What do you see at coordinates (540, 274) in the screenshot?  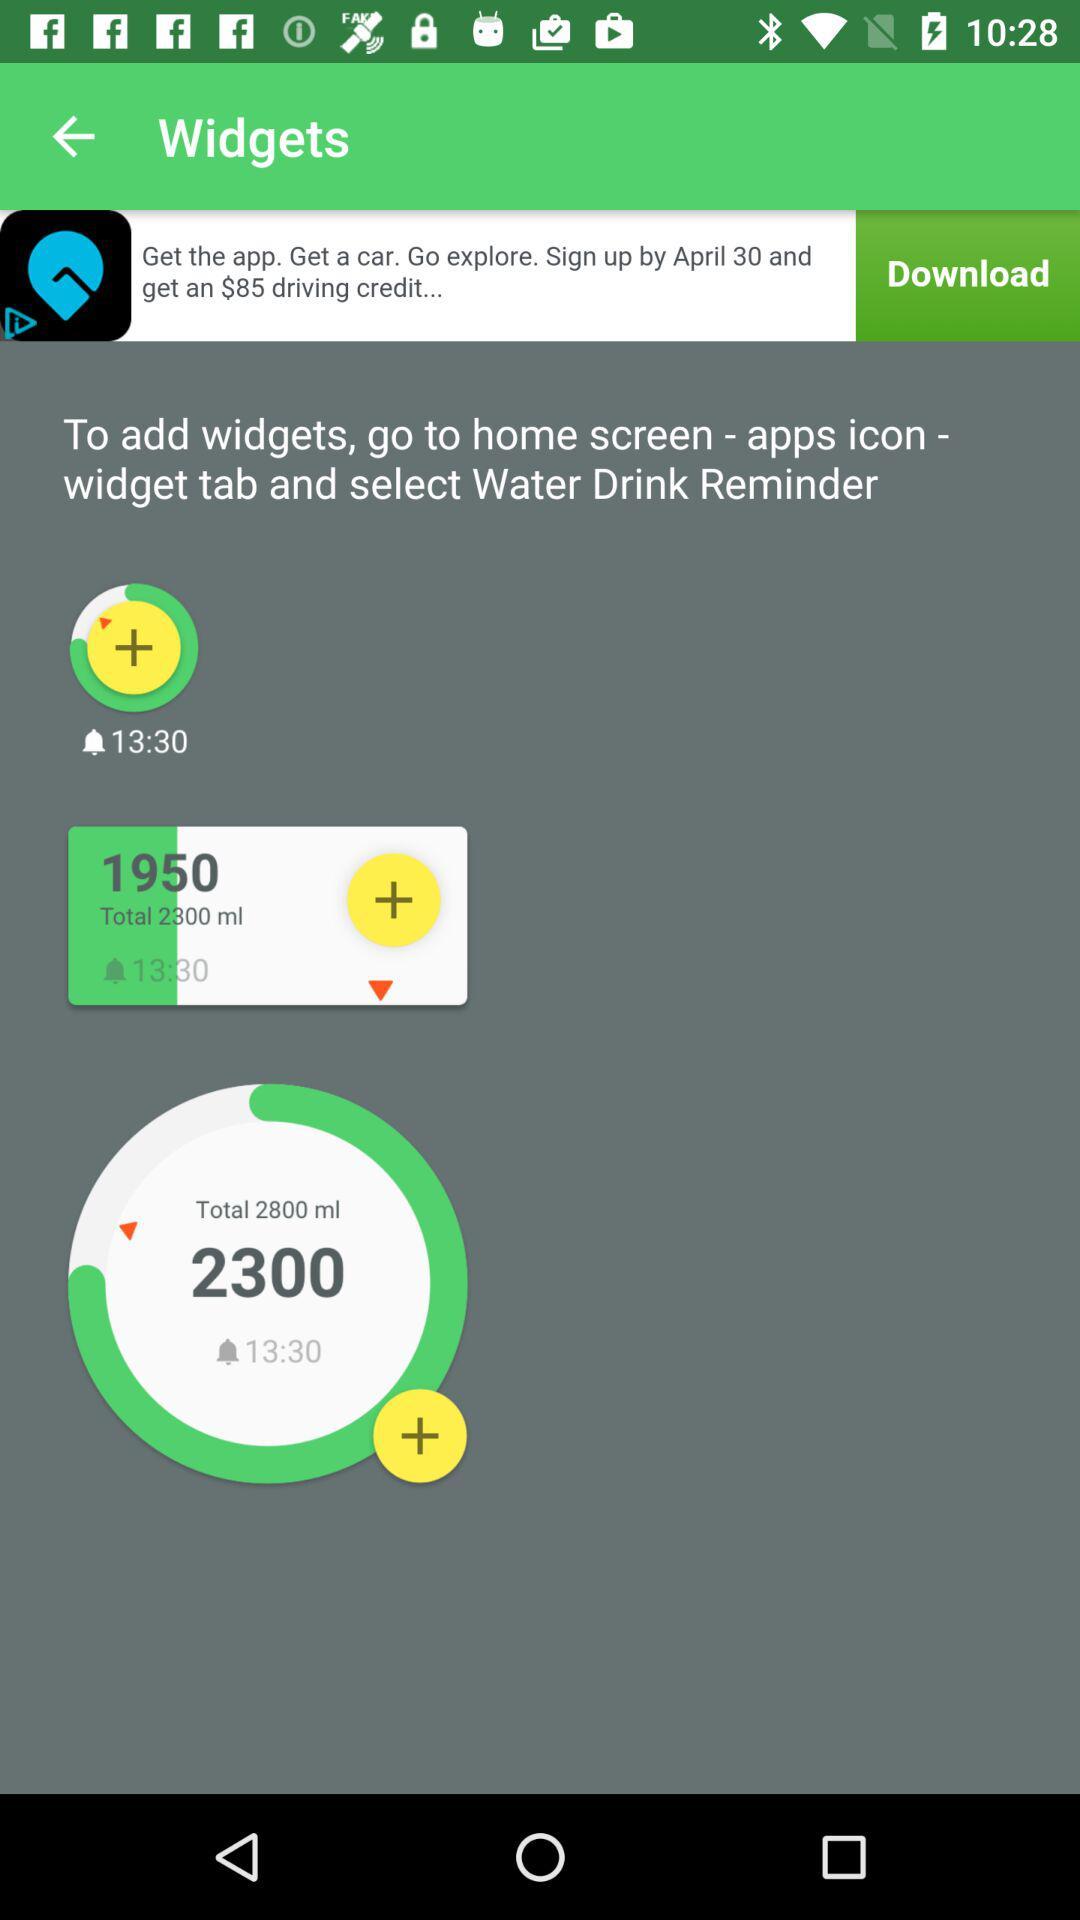 I see `through an app that you are using a advert slots in at the top of the screen` at bounding box center [540, 274].